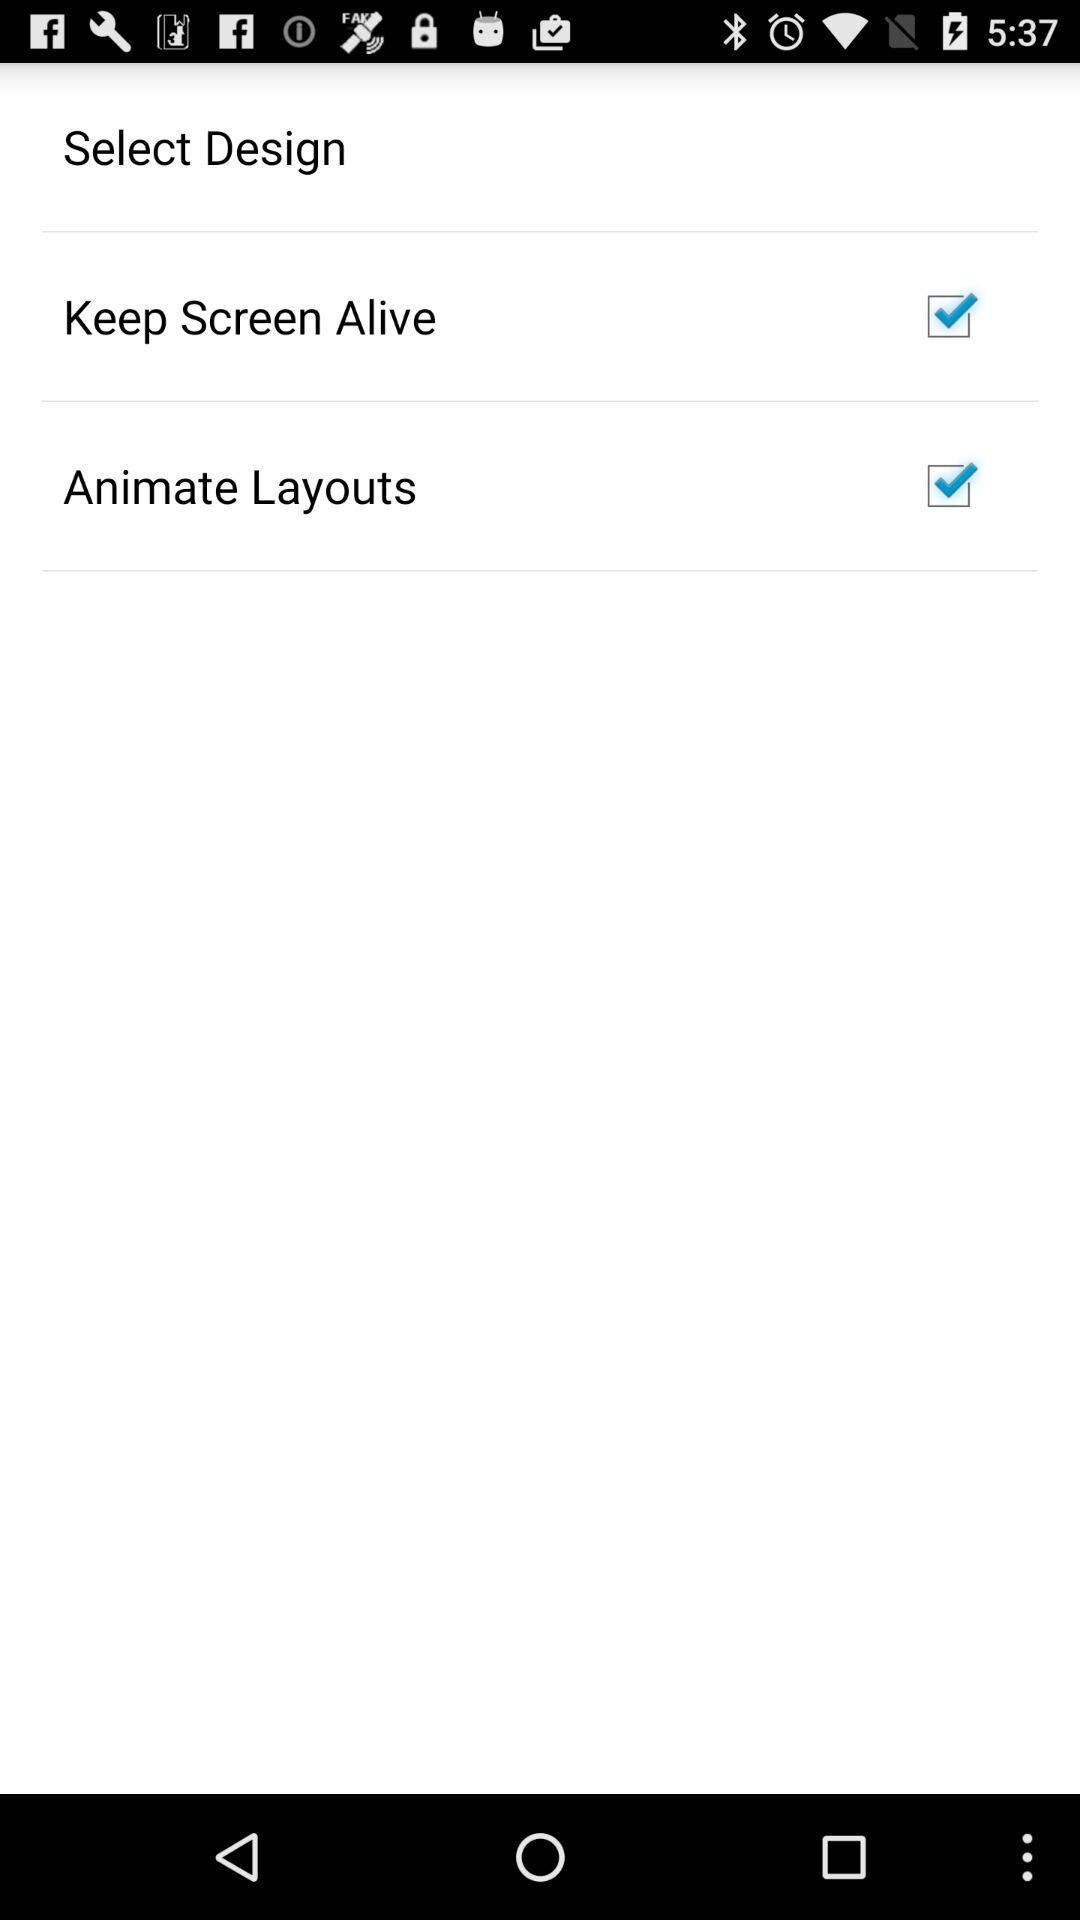  Describe the element at coordinates (248, 315) in the screenshot. I see `the app above animate layouts` at that location.